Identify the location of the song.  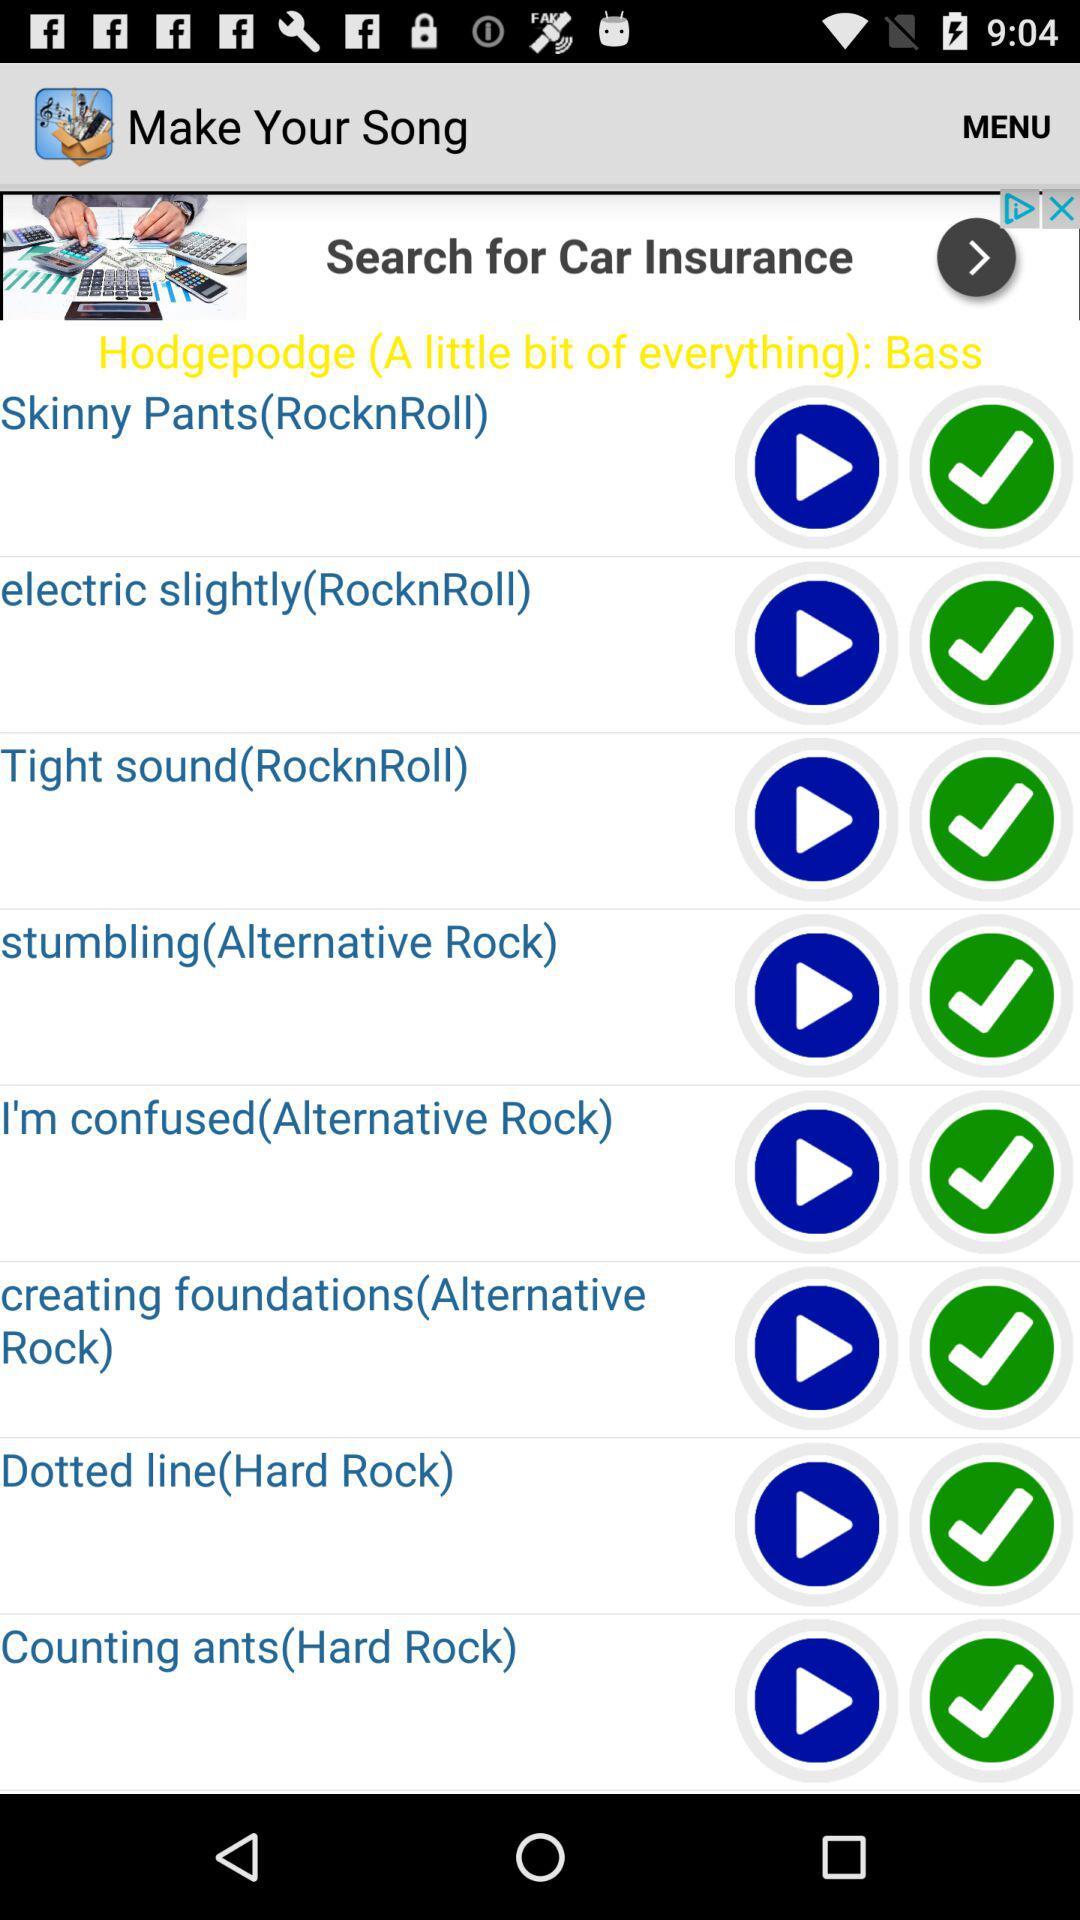
(817, 467).